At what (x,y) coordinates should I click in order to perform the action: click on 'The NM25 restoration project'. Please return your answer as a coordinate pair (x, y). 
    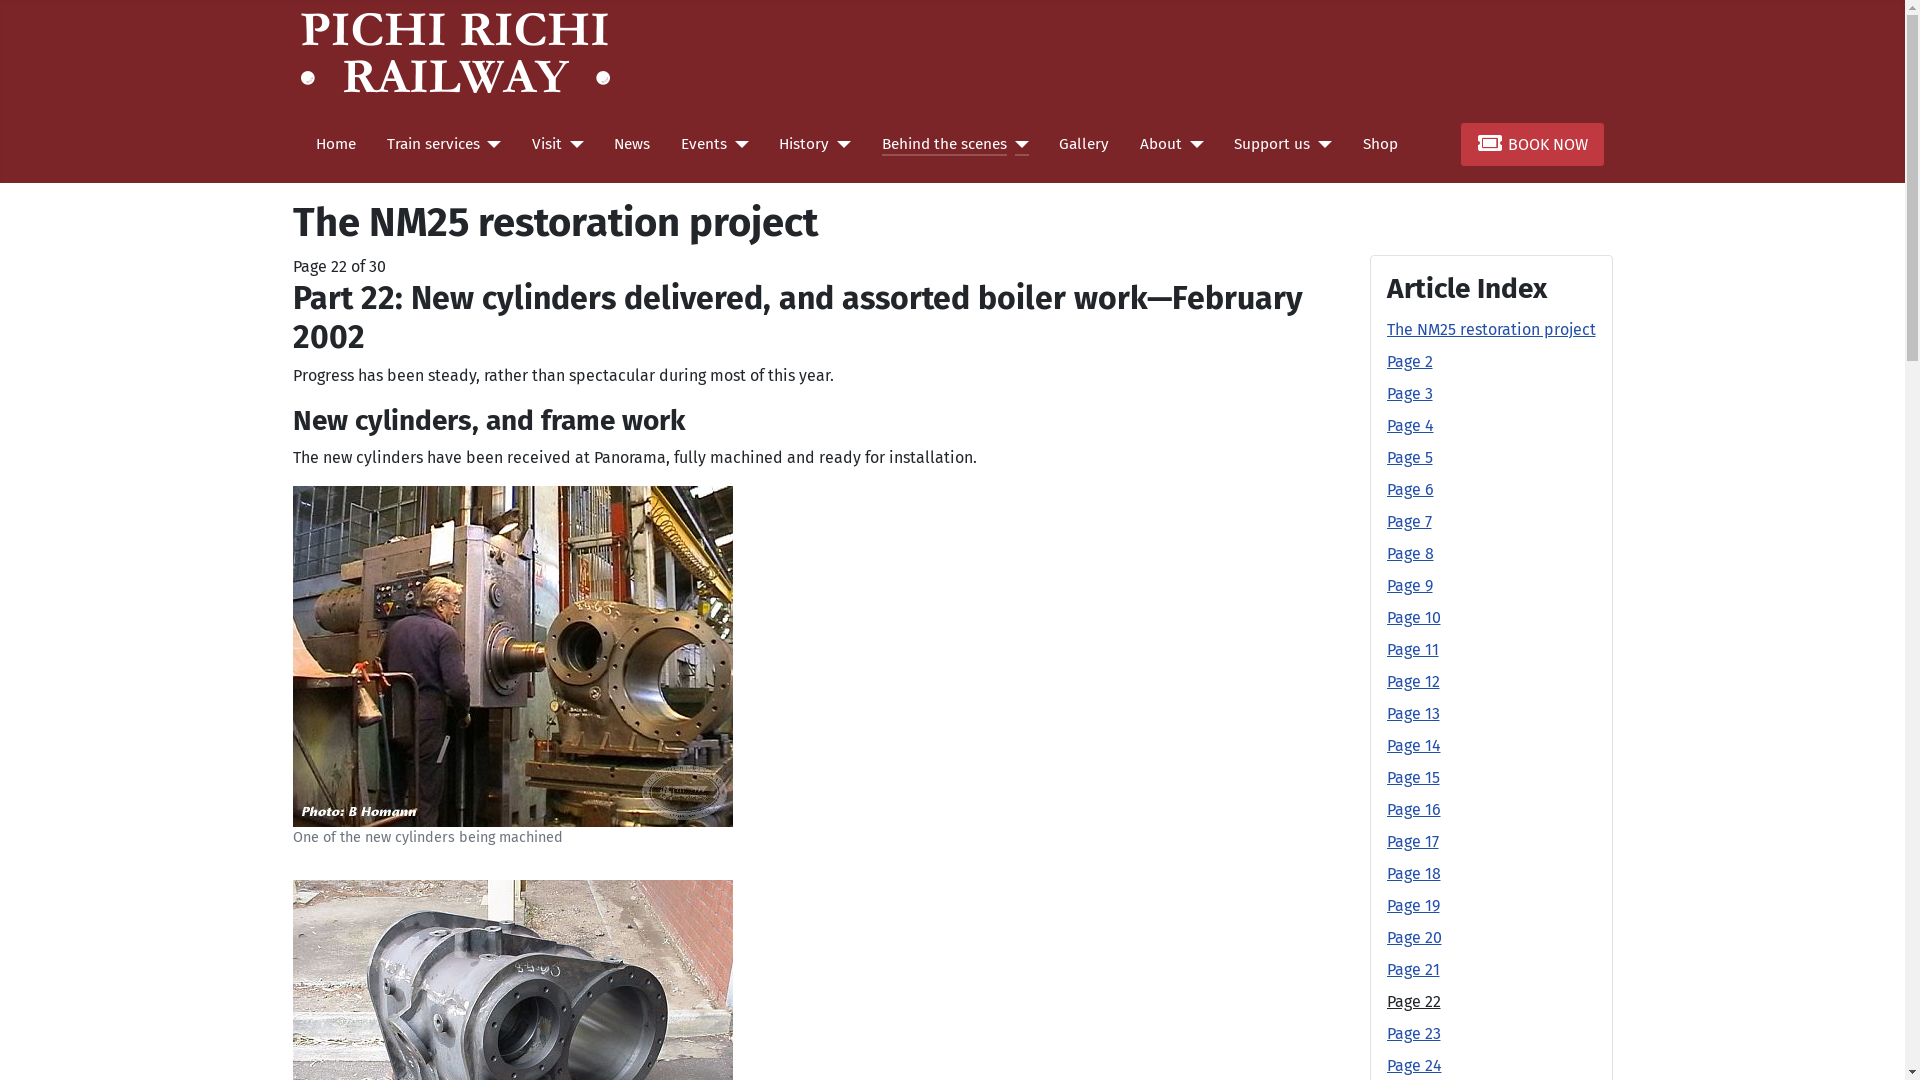
    Looking at the image, I should click on (1490, 328).